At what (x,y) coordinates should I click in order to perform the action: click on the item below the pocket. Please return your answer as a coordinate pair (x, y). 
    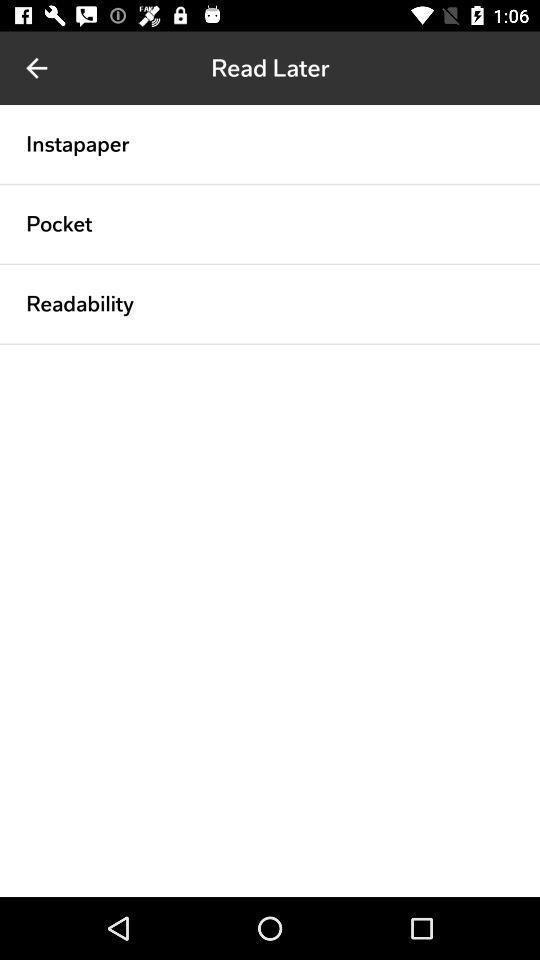
    Looking at the image, I should click on (270, 263).